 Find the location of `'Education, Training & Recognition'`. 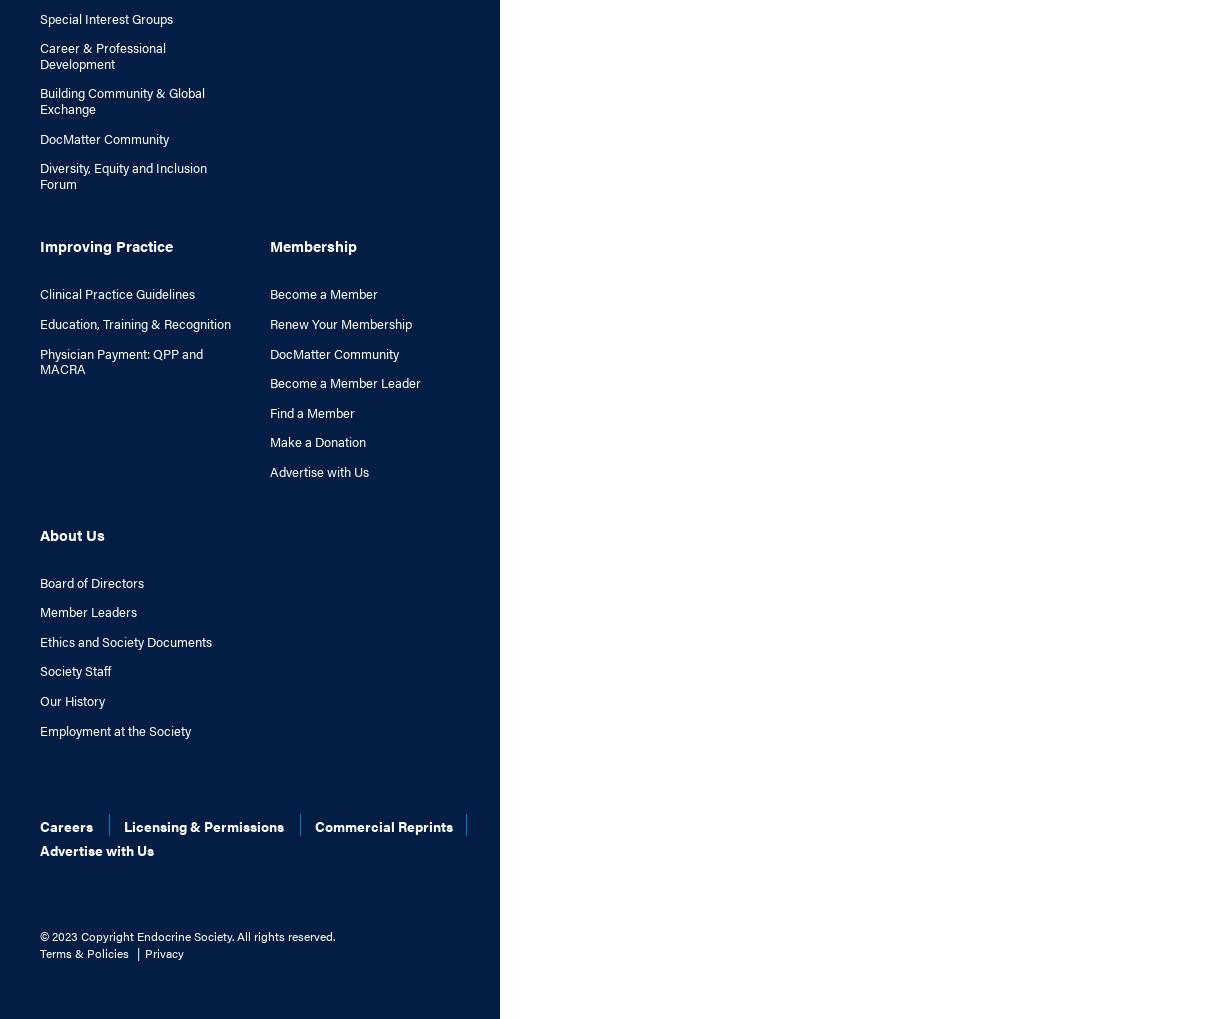

'Education, Training & Recognition' is located at coordinates (134, 322).